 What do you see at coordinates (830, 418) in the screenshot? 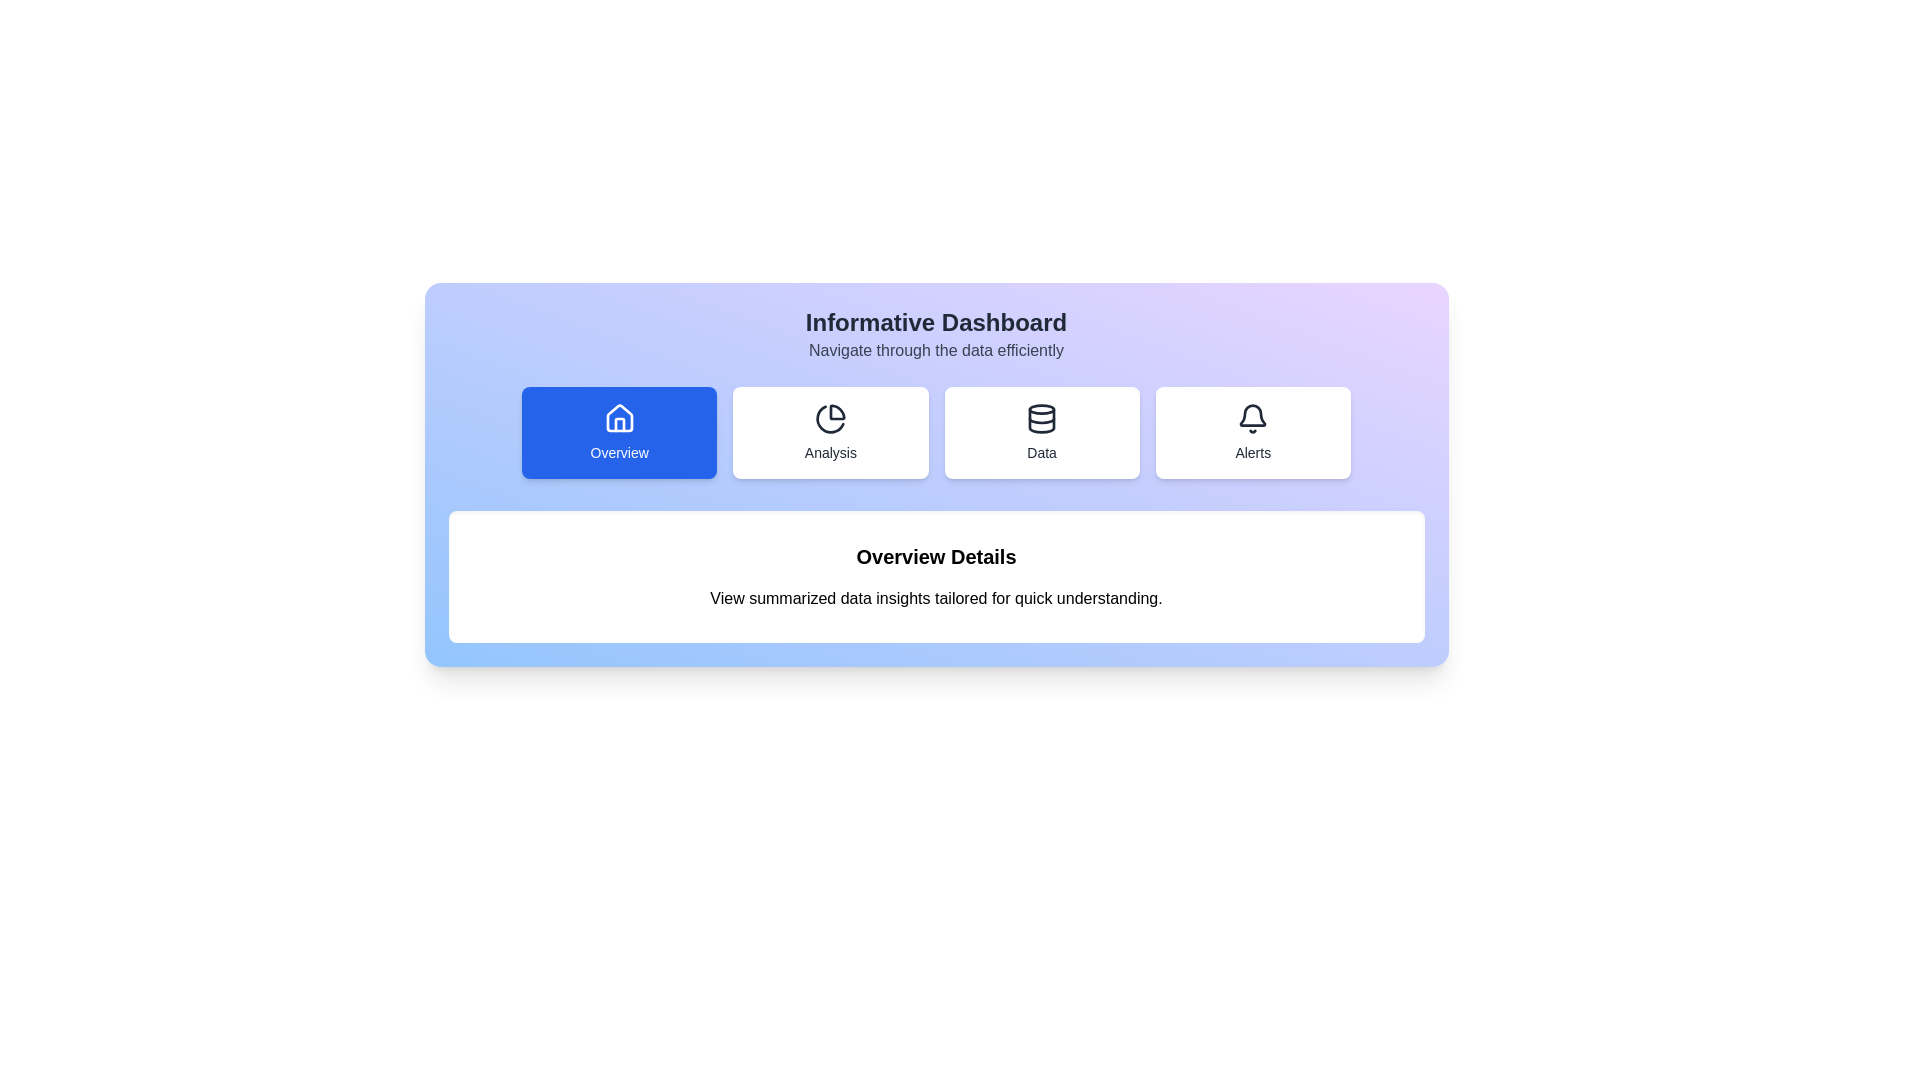
I see `the pie chart icon, which is a line art styled icon located in the Analysis section above the 'Analysis' text label` at bounding box center [830, 418].